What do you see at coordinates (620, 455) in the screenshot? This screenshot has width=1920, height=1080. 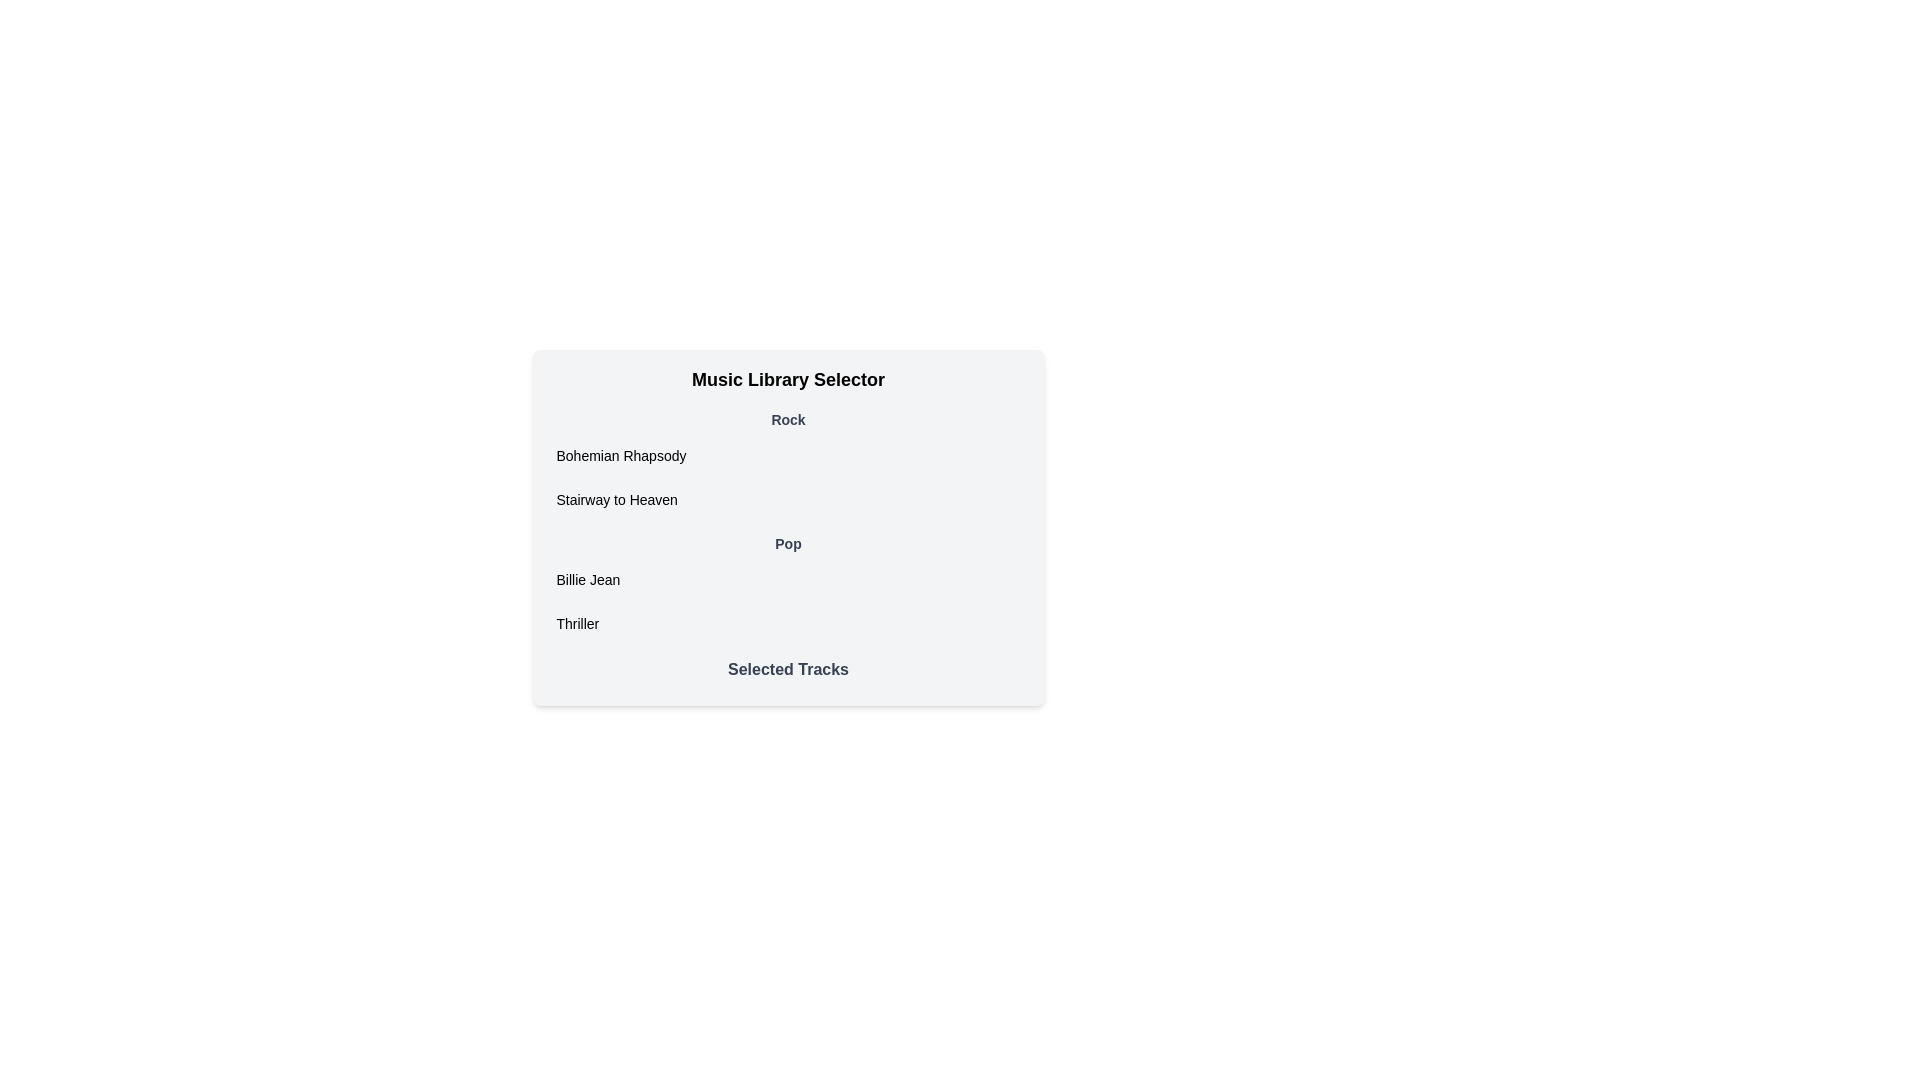 I see `the song title label located in the 'Music Library Selector' section, positioned under the 'Rock' label as the first item in the list` at bounding box center [620, 455].